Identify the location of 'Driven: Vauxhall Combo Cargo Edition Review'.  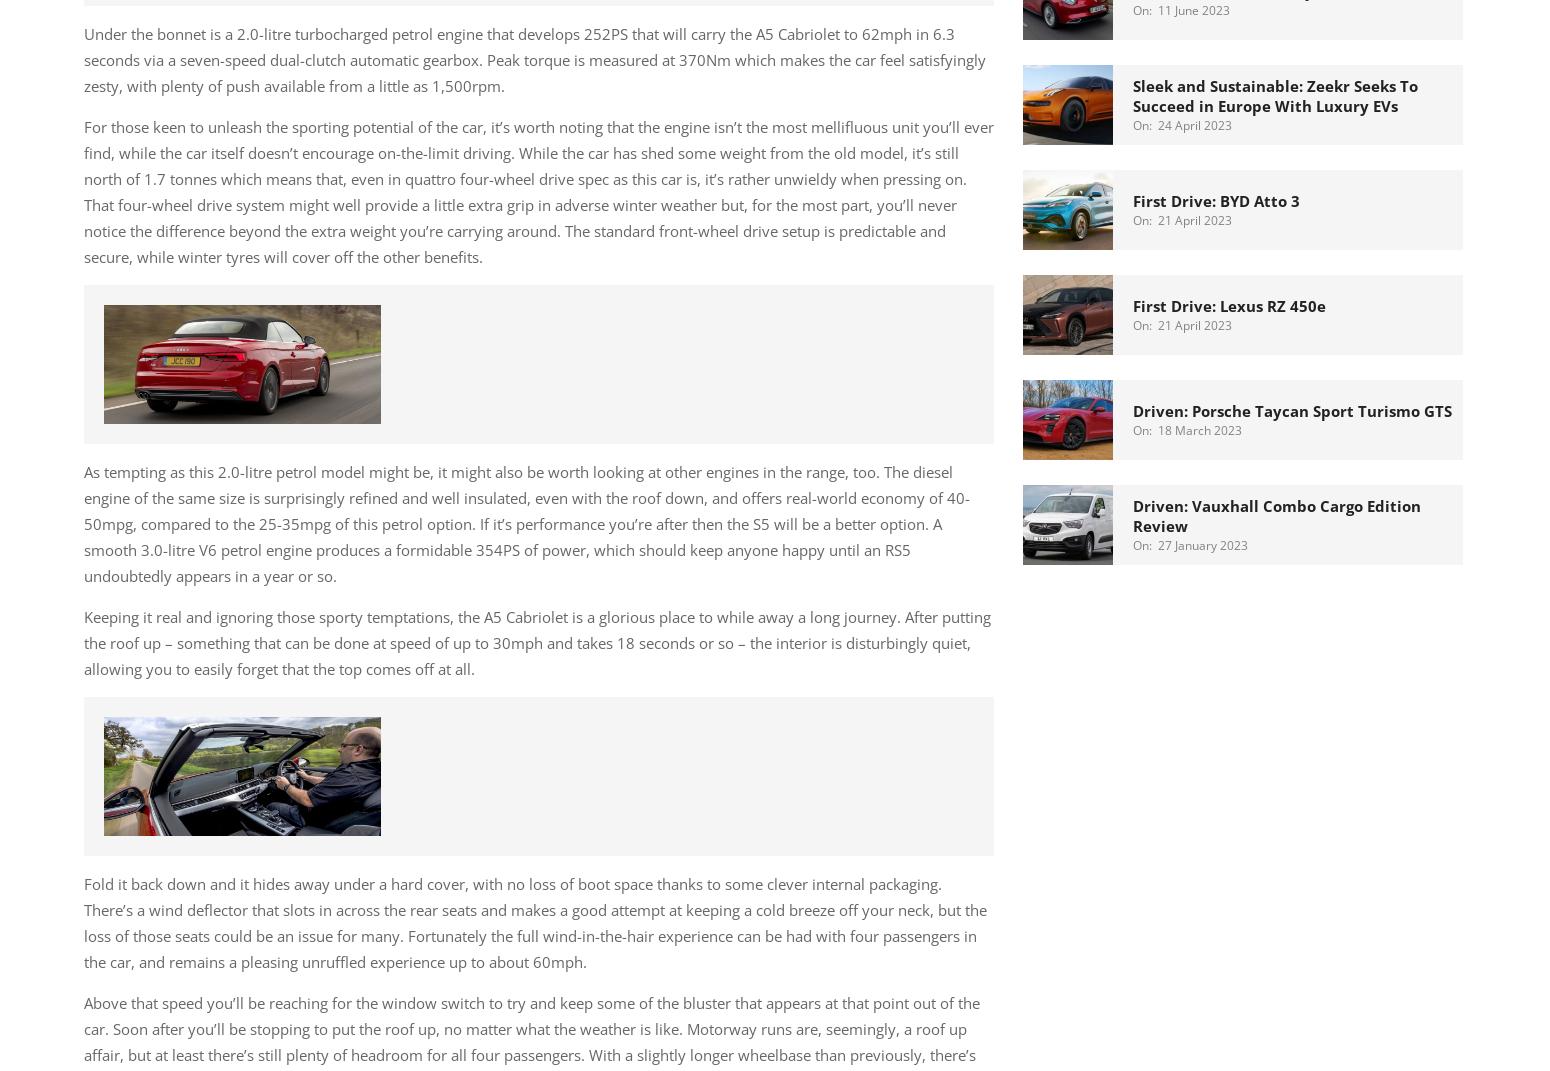
(1276, 514).